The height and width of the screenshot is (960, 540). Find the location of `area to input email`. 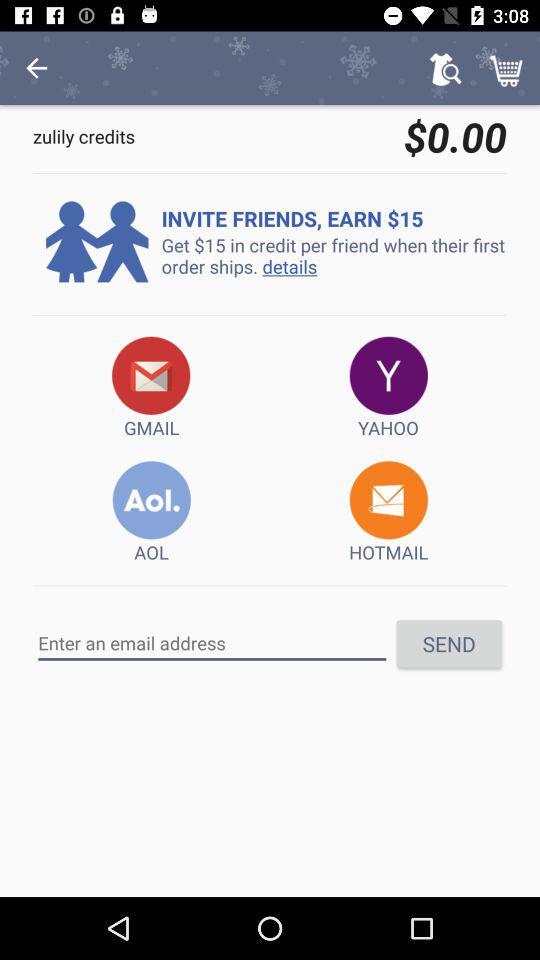

area to input email is located at coordinates (211, 642).